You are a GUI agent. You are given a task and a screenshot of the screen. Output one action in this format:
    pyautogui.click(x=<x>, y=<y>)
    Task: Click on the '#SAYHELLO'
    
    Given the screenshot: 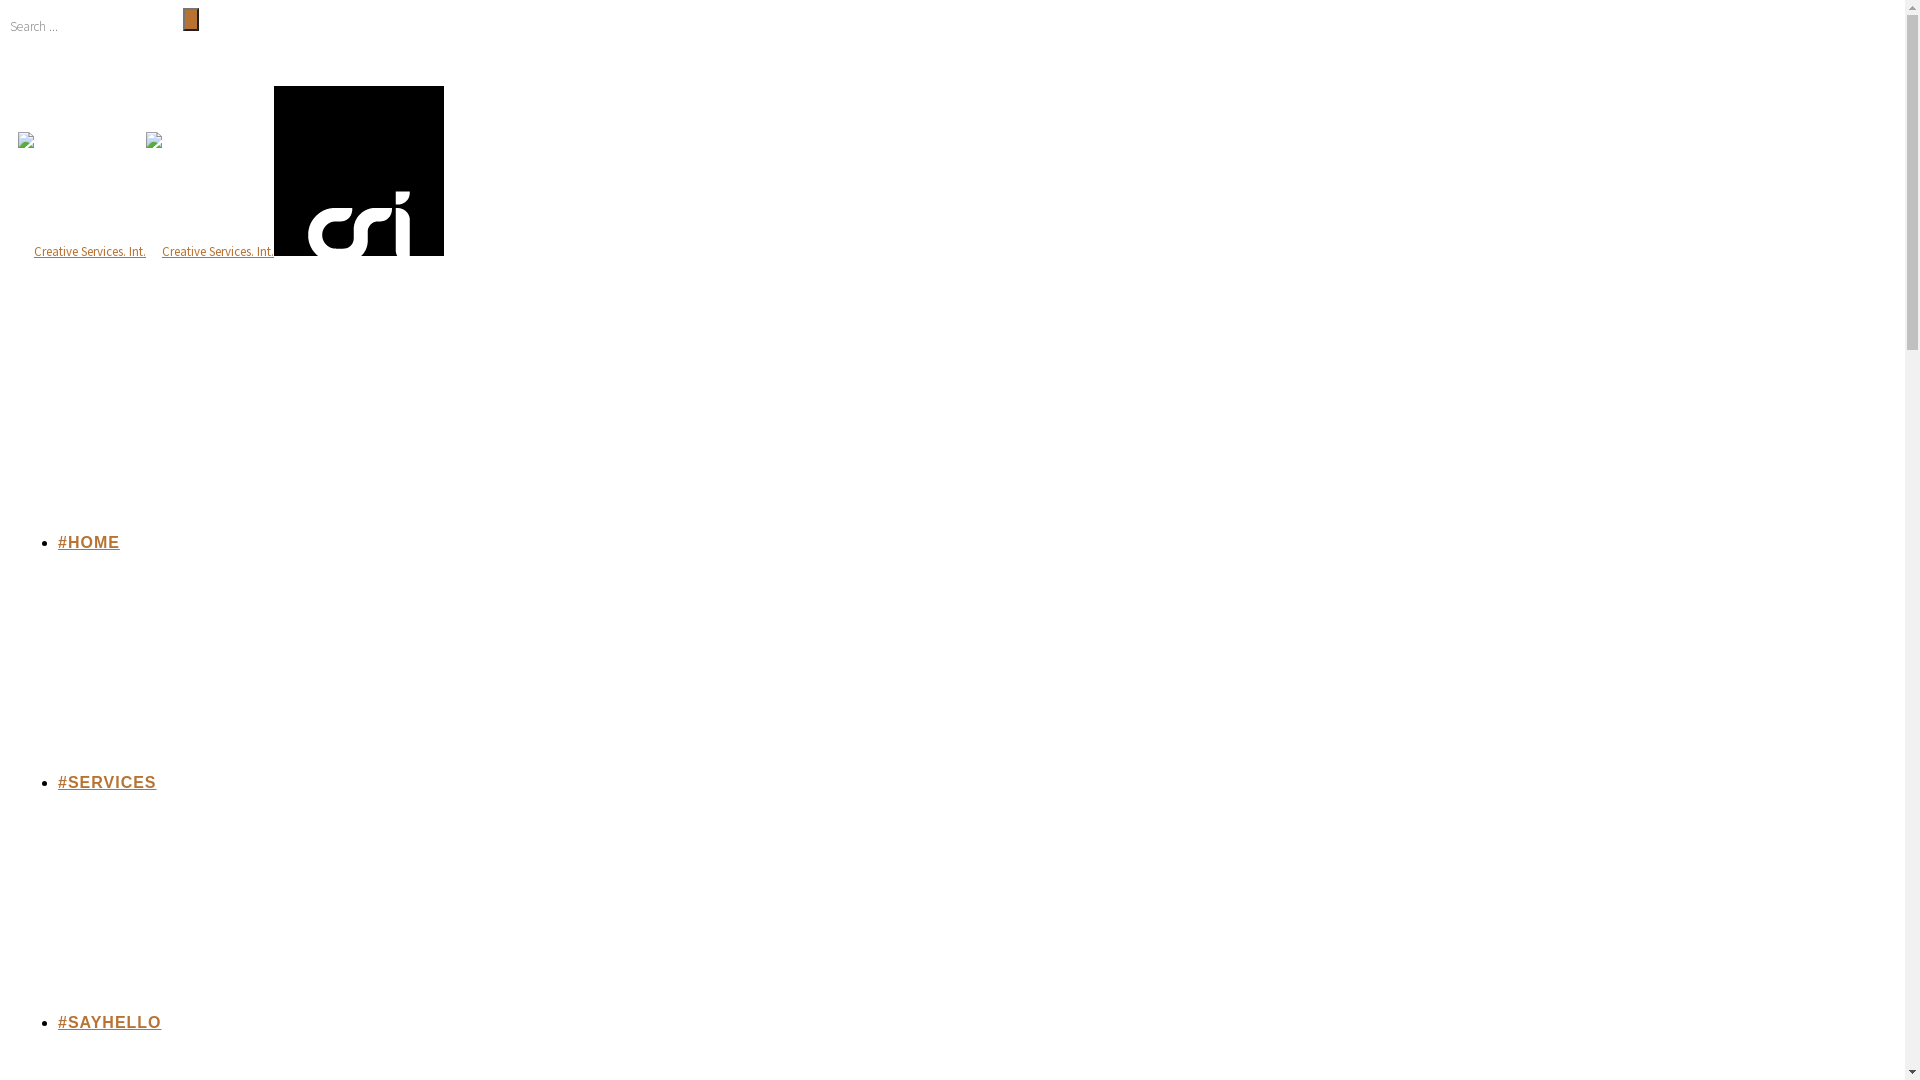 What is the action you would take?
    pyautogui.click(x=109, y=1022)
    